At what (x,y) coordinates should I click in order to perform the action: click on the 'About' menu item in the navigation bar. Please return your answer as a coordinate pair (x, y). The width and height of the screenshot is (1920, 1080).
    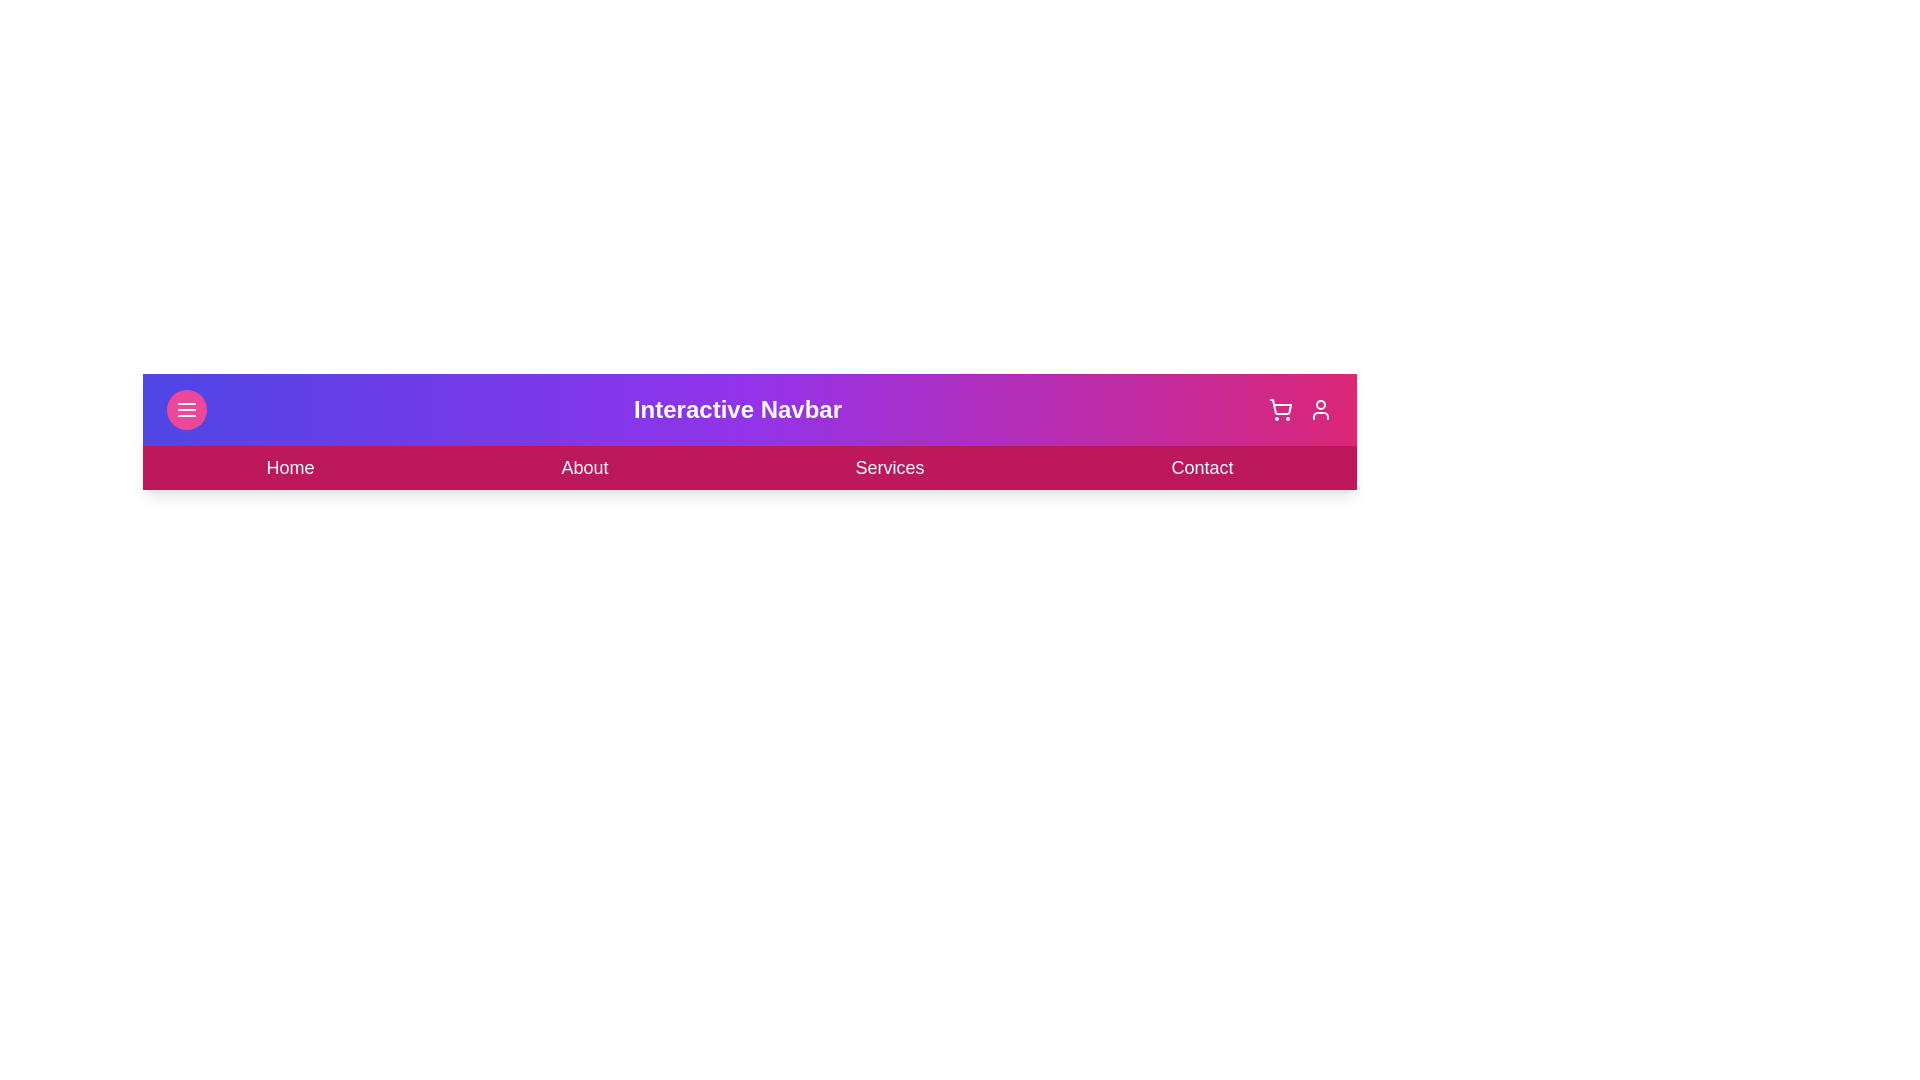
    Looking at the image, I should click on (583, 467).